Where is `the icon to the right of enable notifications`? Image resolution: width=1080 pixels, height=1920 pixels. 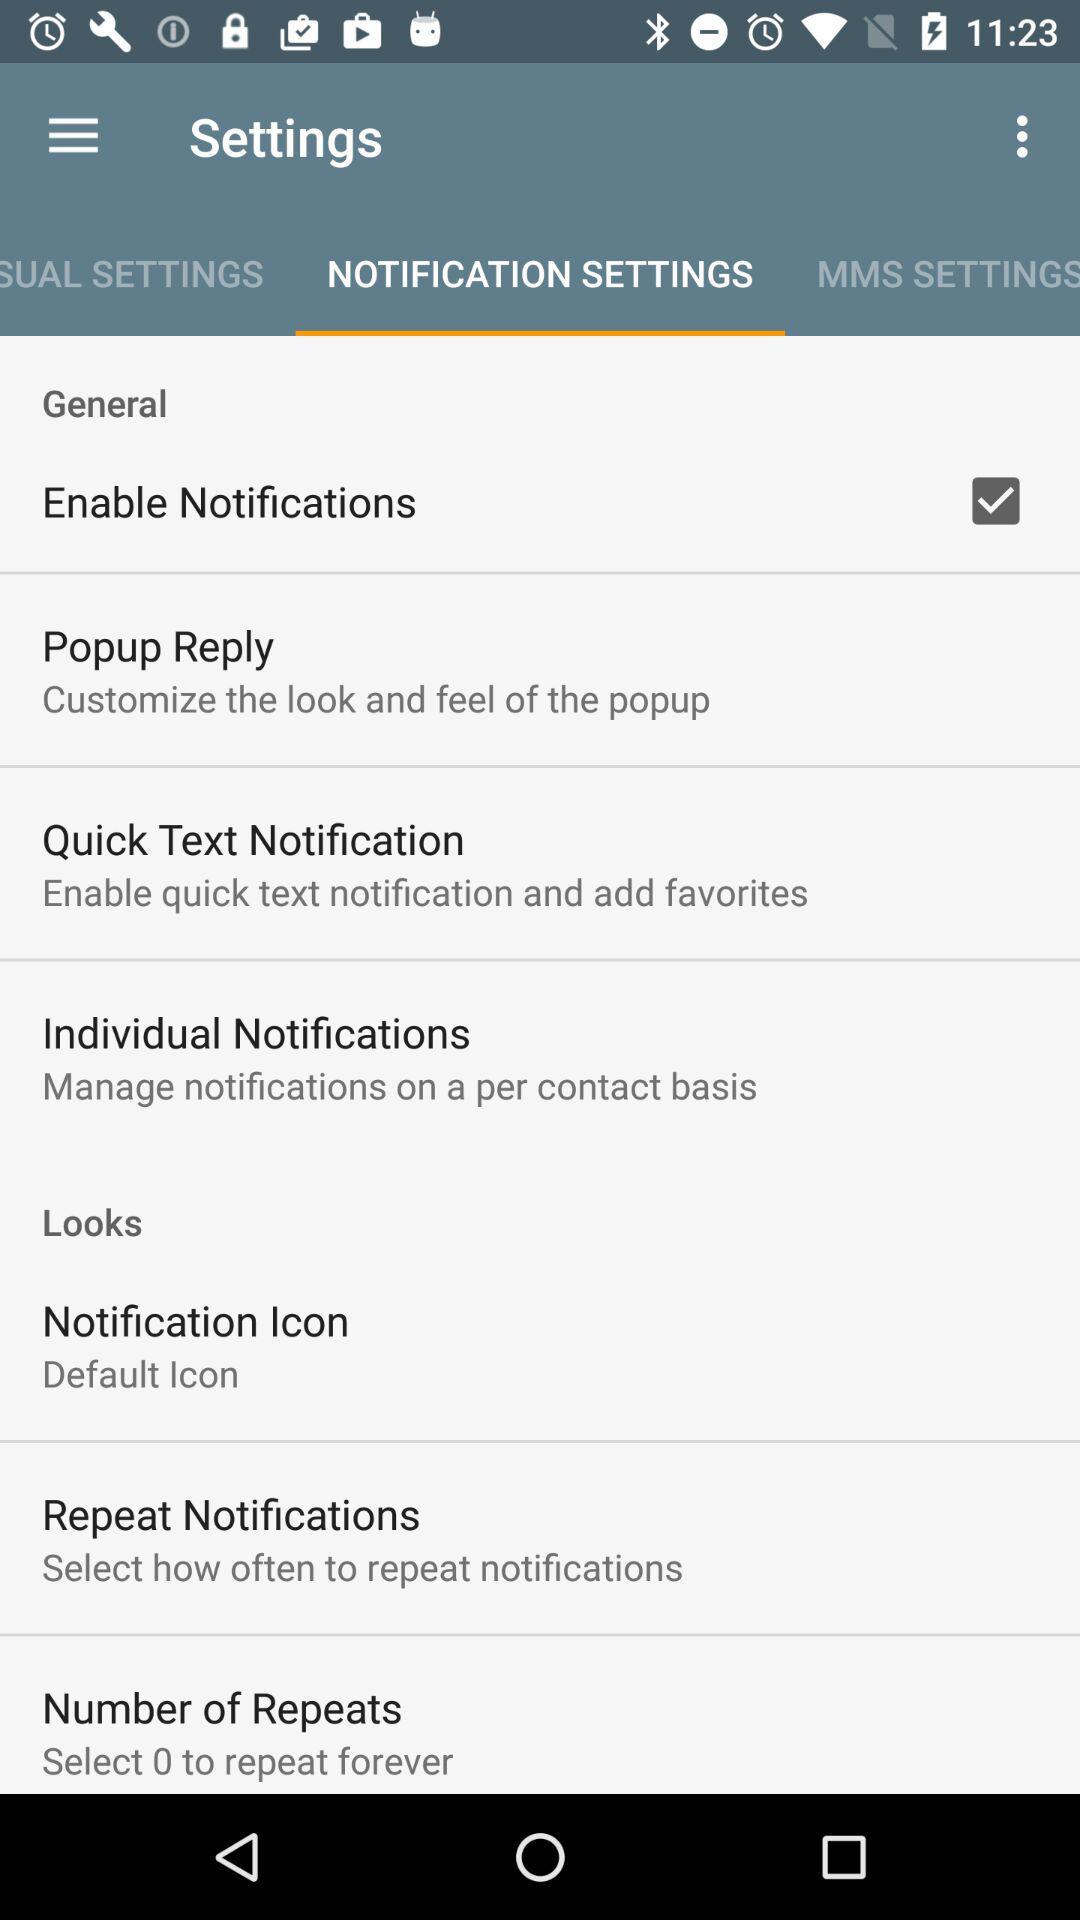 the icon to the right of enable notifications is located at coordinates (995, 500).